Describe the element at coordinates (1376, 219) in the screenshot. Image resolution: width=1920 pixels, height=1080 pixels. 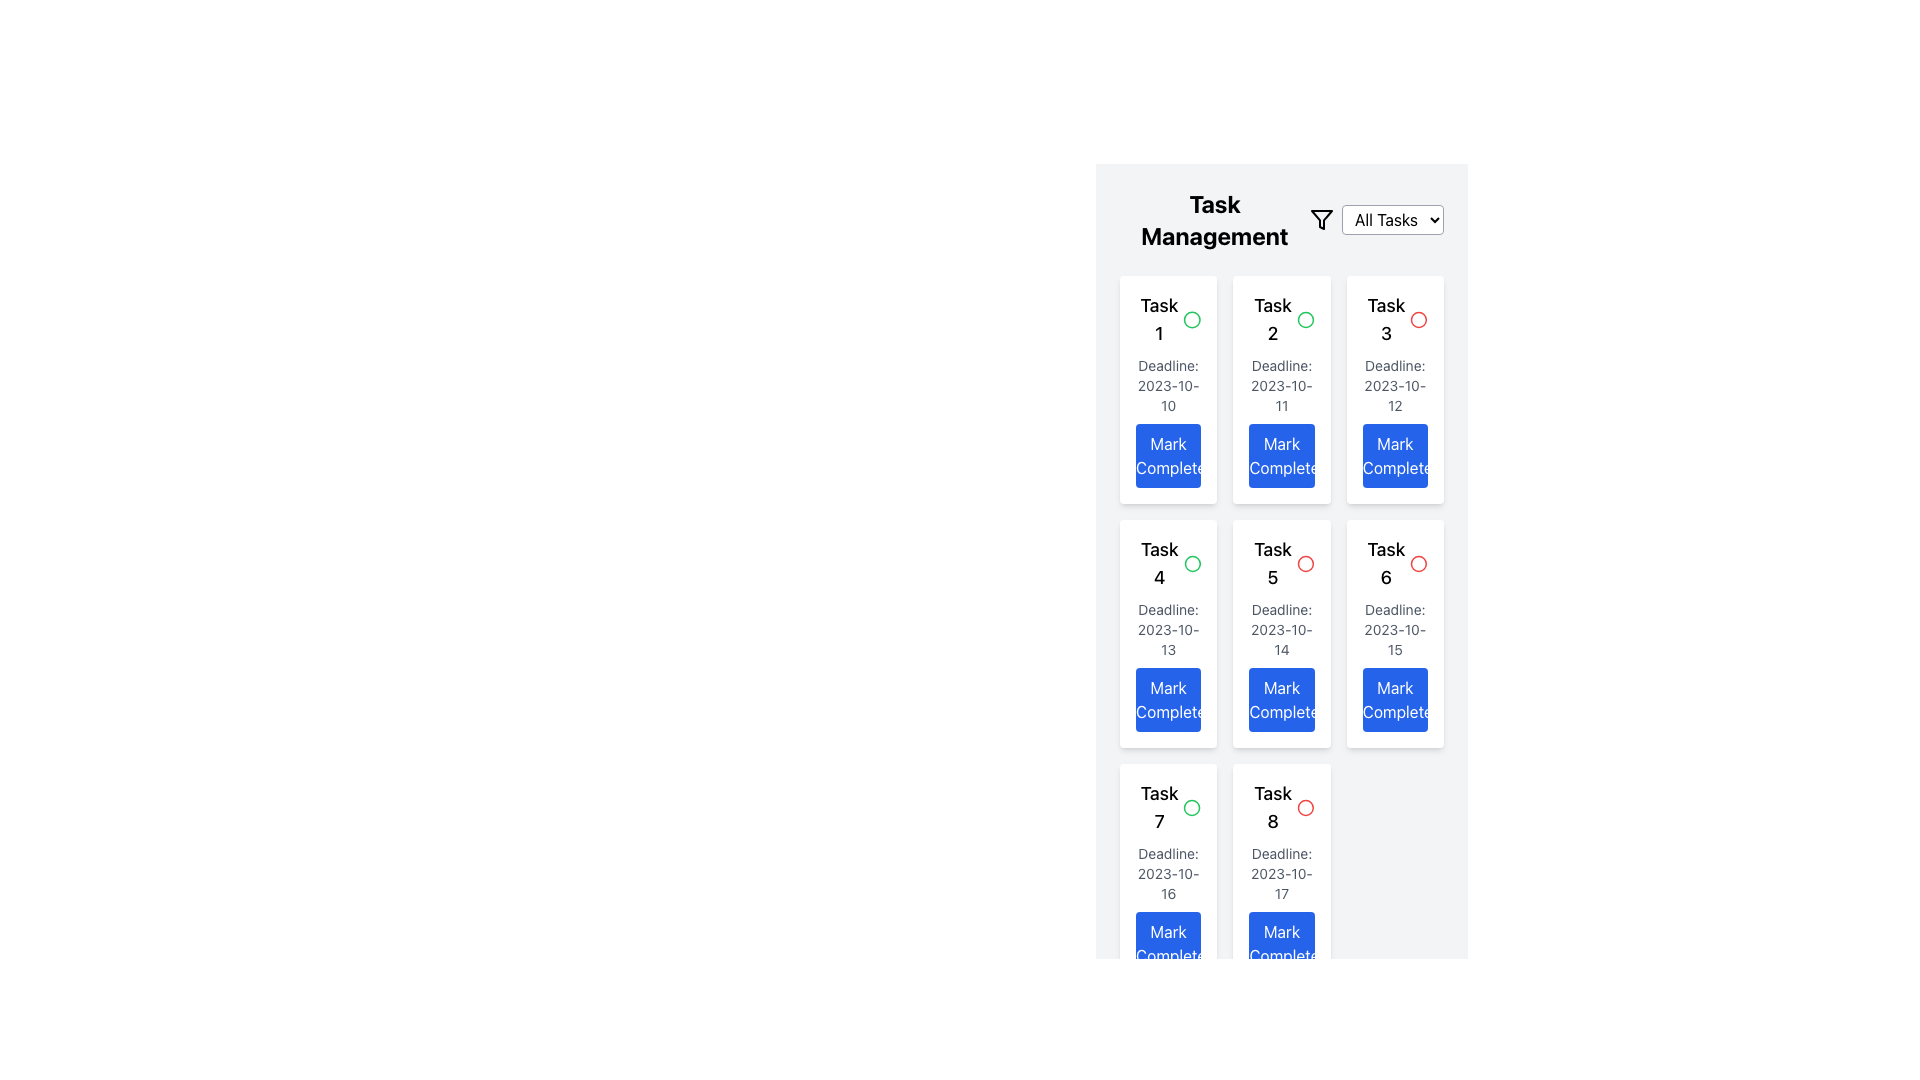
I see `the Dropdown menu located` at that location.